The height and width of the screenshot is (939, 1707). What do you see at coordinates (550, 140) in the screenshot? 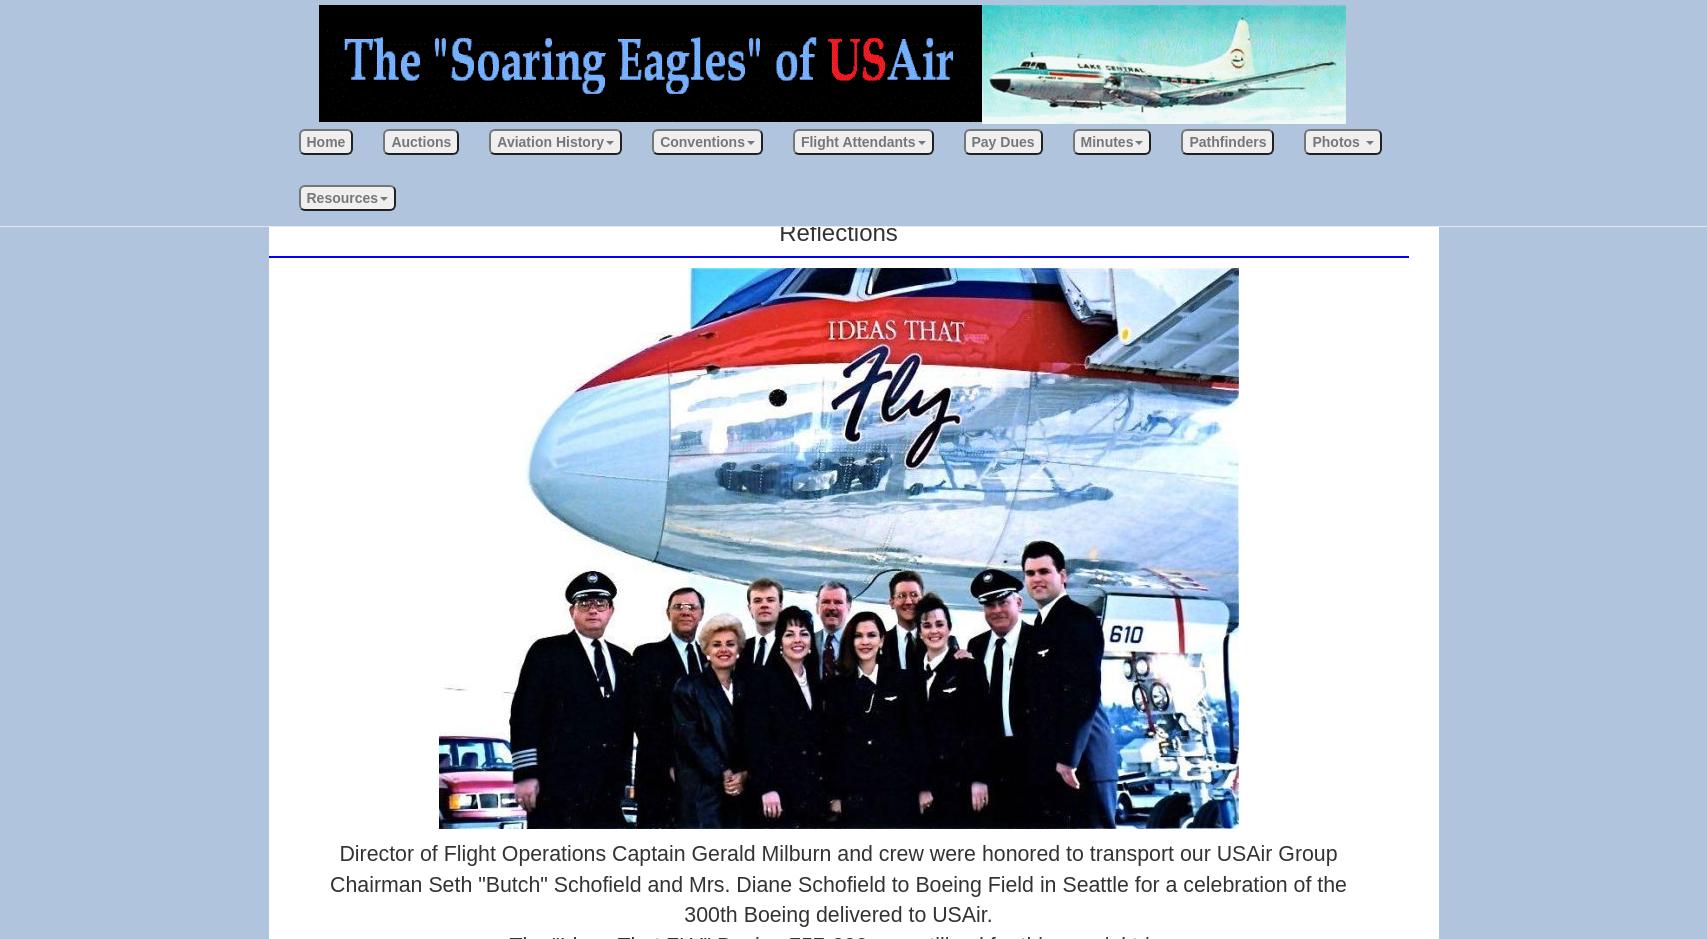
I see `'Aviation History'` at bounding box center [550, 140].